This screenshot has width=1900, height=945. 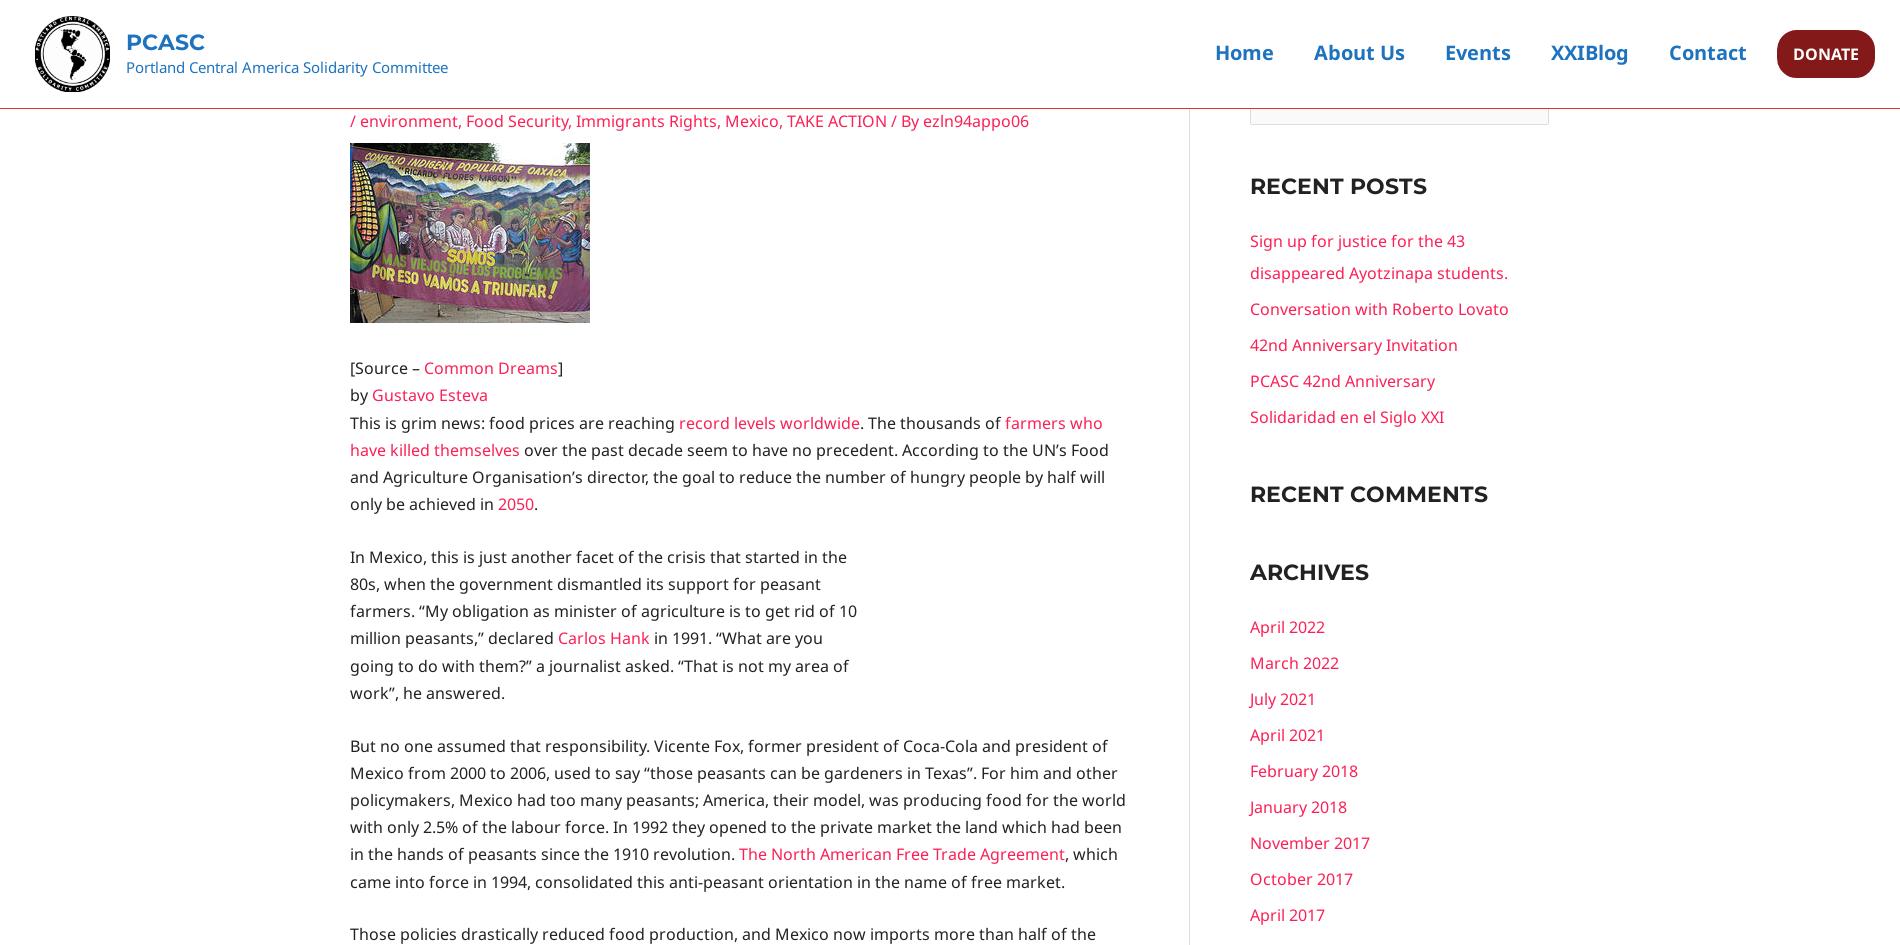 What do you see at coordinates (778, 422) in the screenshot?
I see `'worldwide'` at bounding box center [778, 422].